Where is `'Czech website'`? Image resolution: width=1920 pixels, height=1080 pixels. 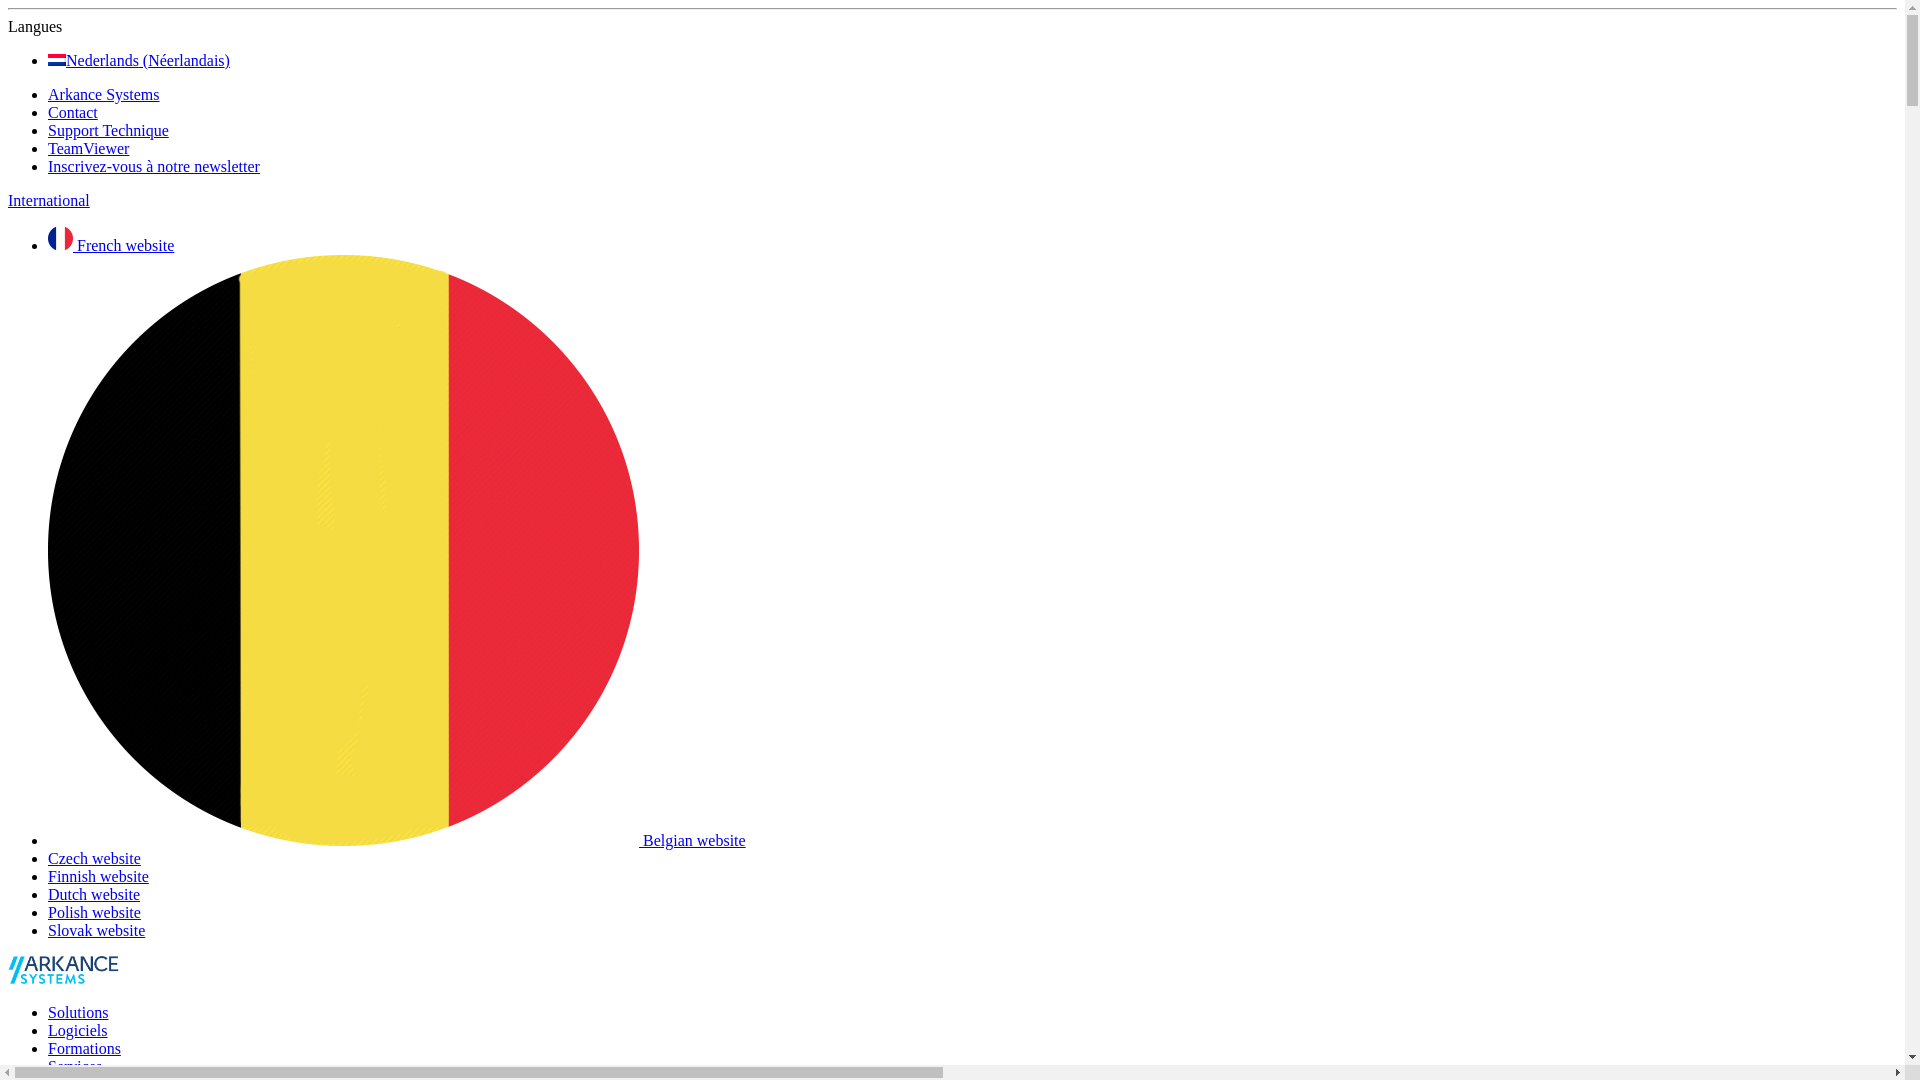 'Czech website' is located at coordinates (93, 857).